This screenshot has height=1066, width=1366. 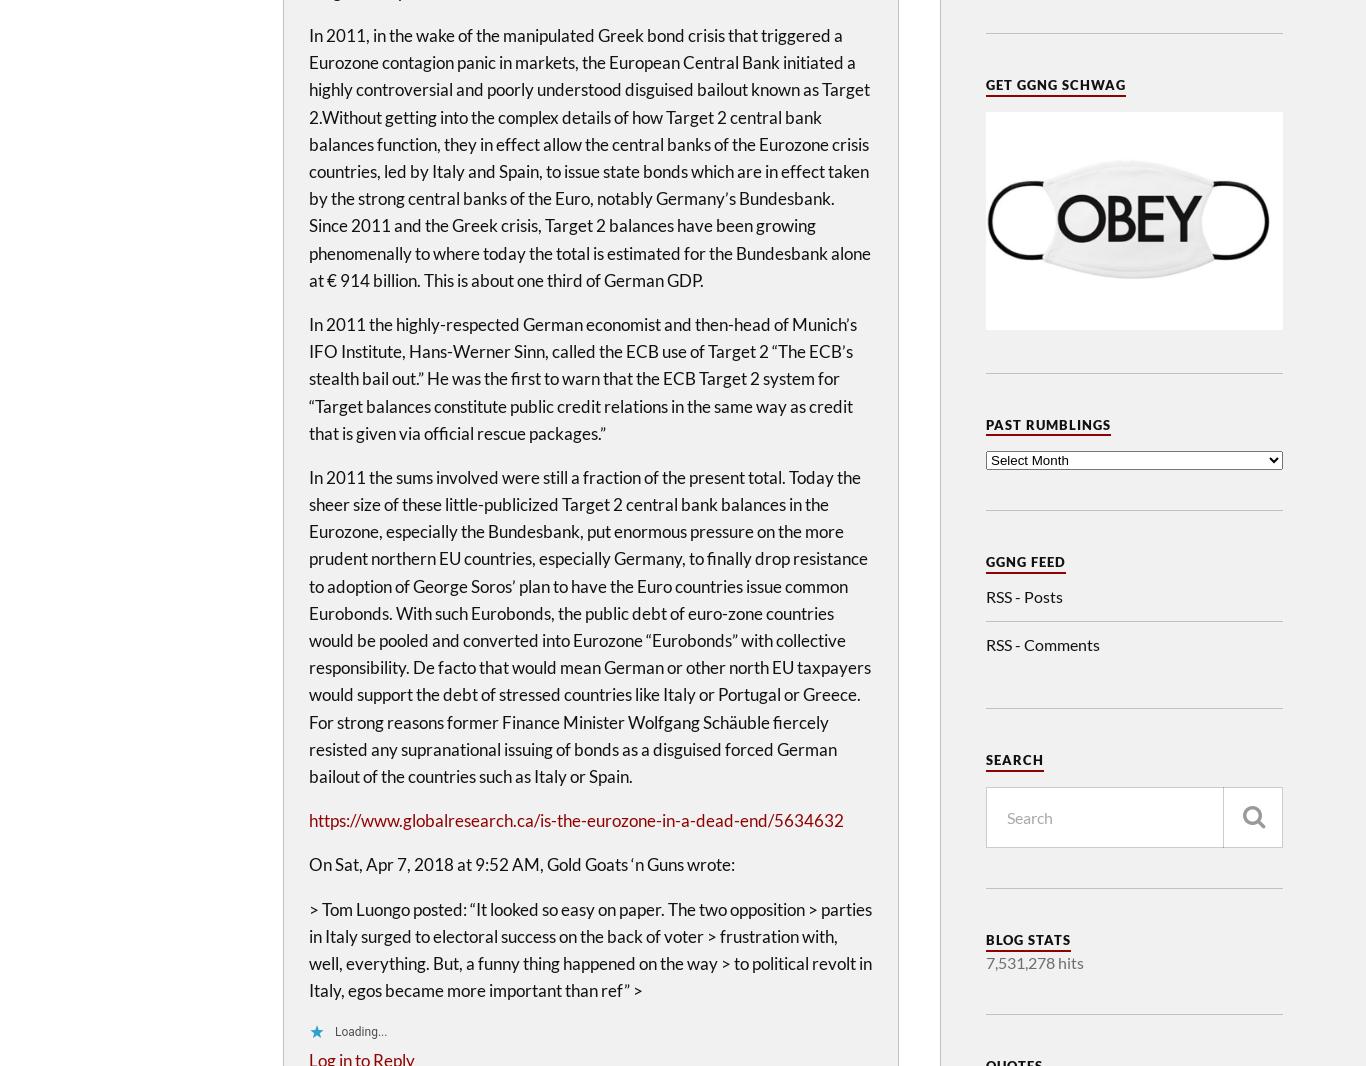 What do you see at coordinates (1025, 560) in the screenshot?
I see `'GGnG Feed'` at bounding box center [1025, 560].